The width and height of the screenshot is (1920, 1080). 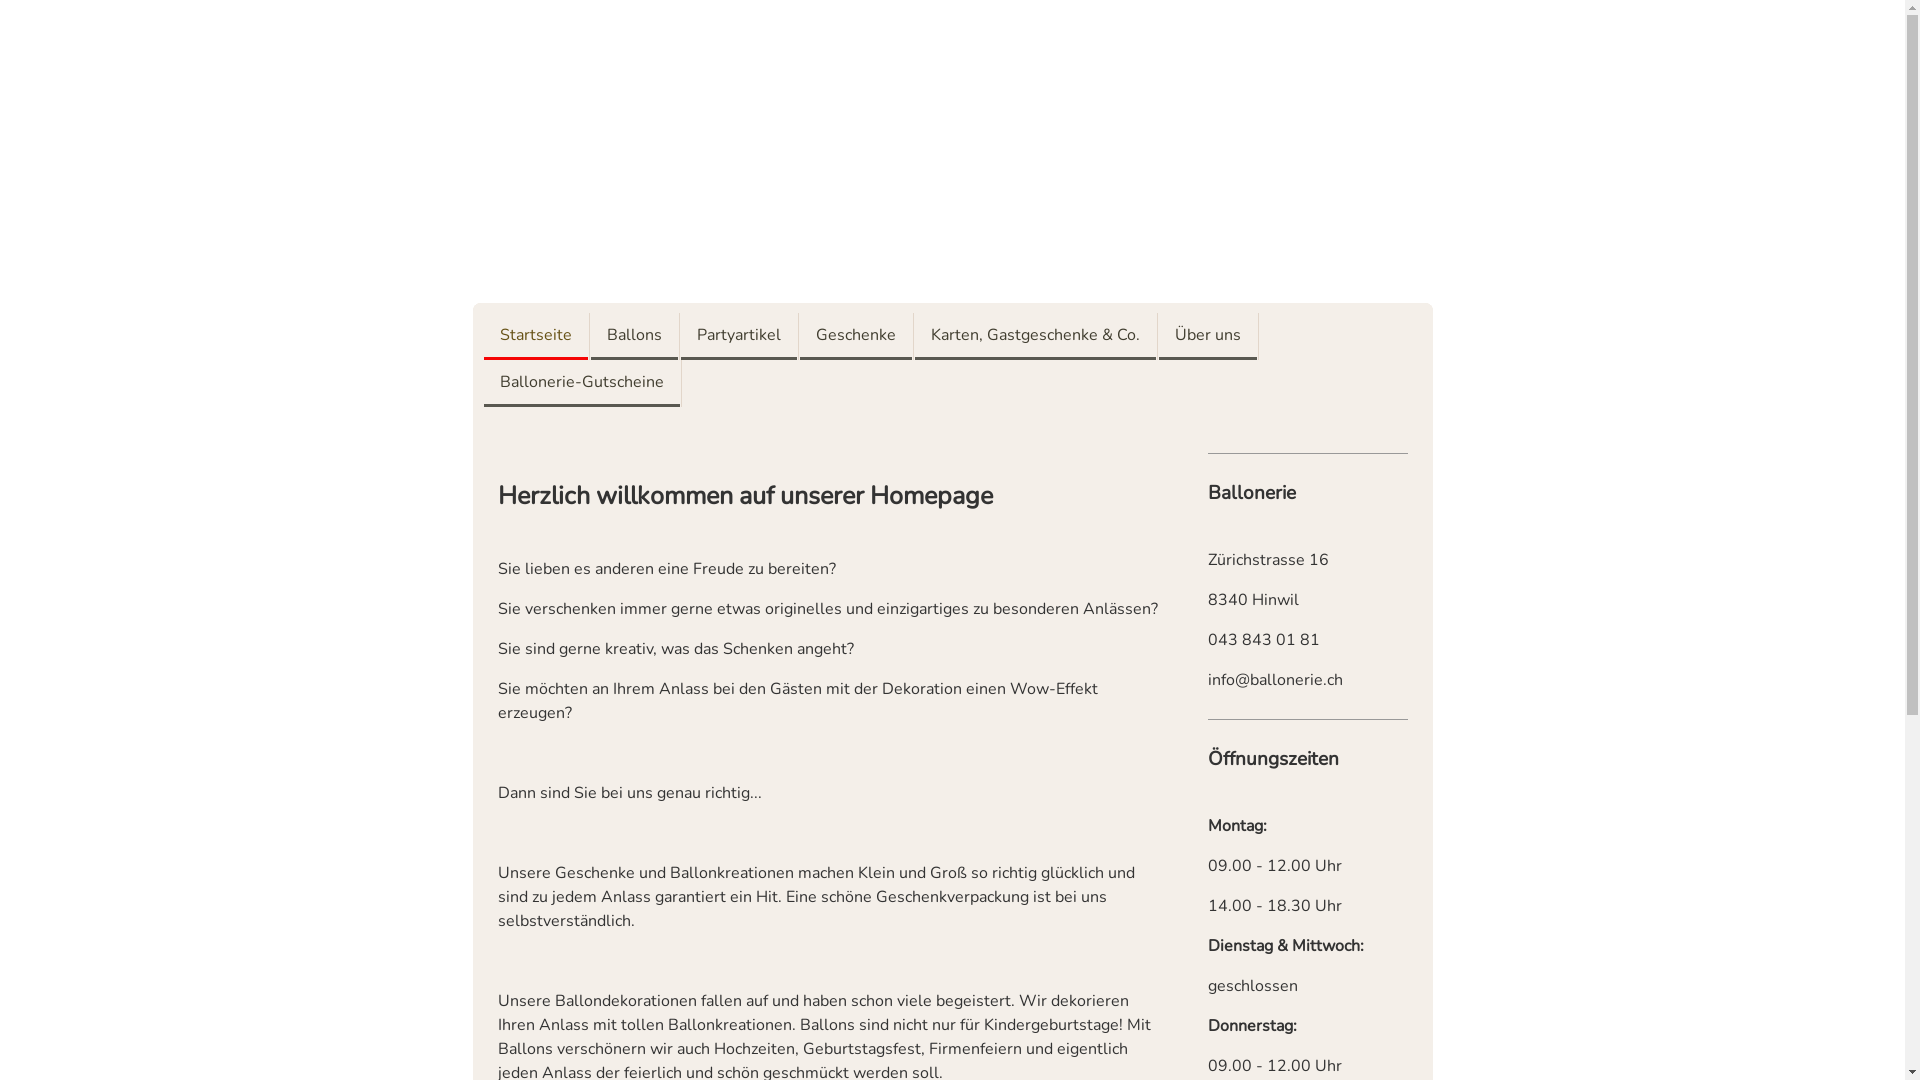 What do you see at coordinates (912, 335) in the screenshot?
I see `'Karten, Gastgeschenke & Co.'` at bounding box center [912, 335].